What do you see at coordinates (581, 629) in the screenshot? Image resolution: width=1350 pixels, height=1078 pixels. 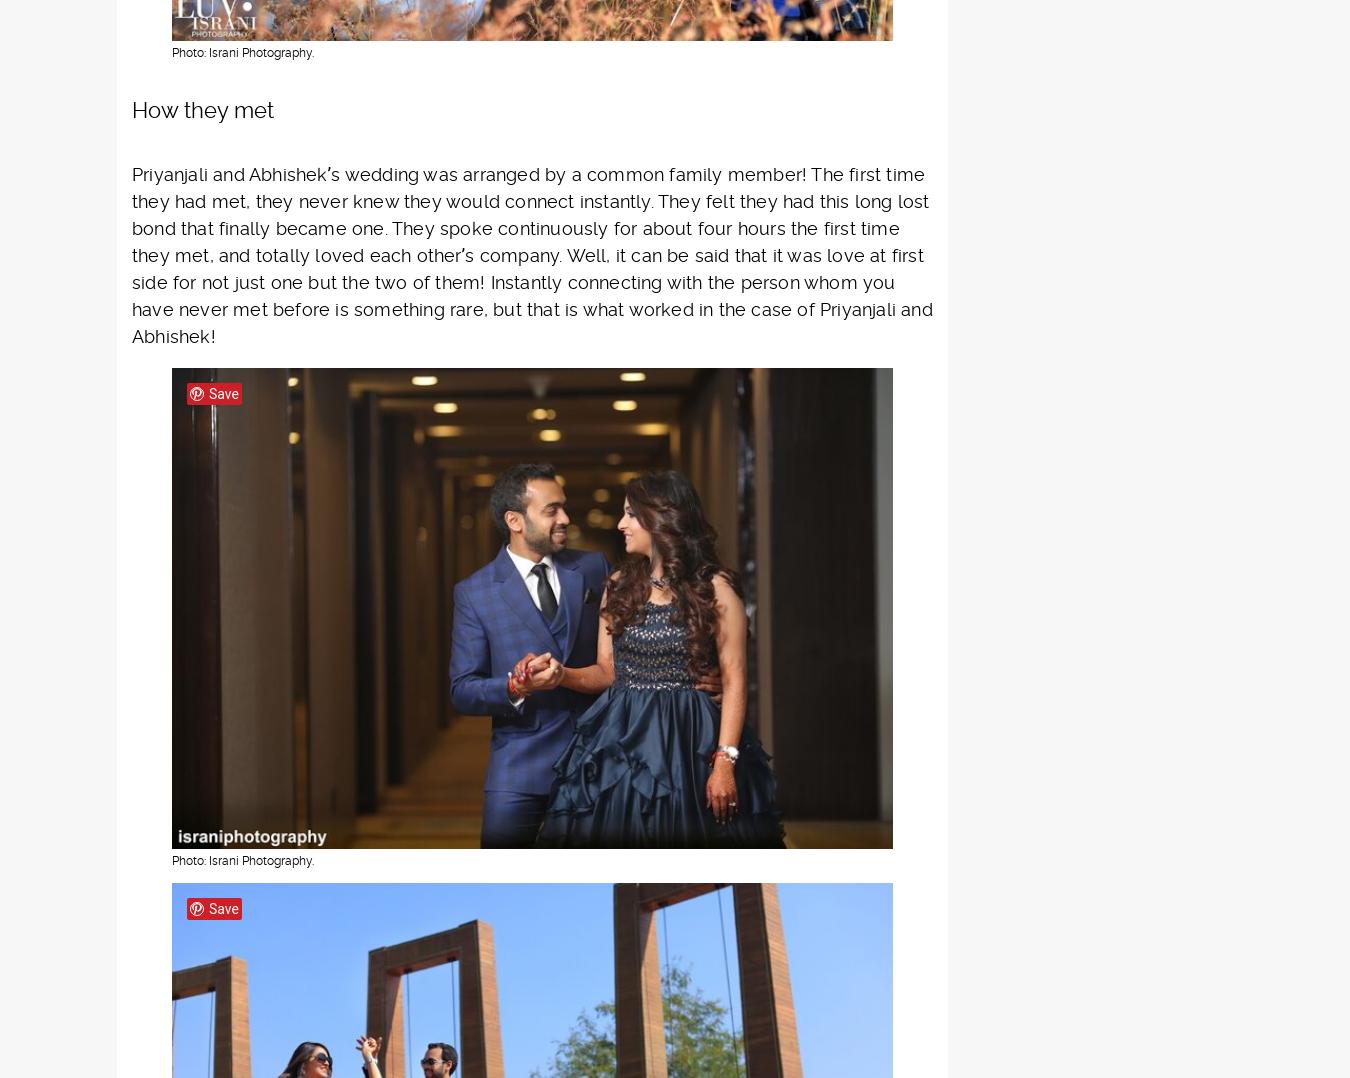 I see `'Happy Frames Photography.'` at bounding box center [581, 629].